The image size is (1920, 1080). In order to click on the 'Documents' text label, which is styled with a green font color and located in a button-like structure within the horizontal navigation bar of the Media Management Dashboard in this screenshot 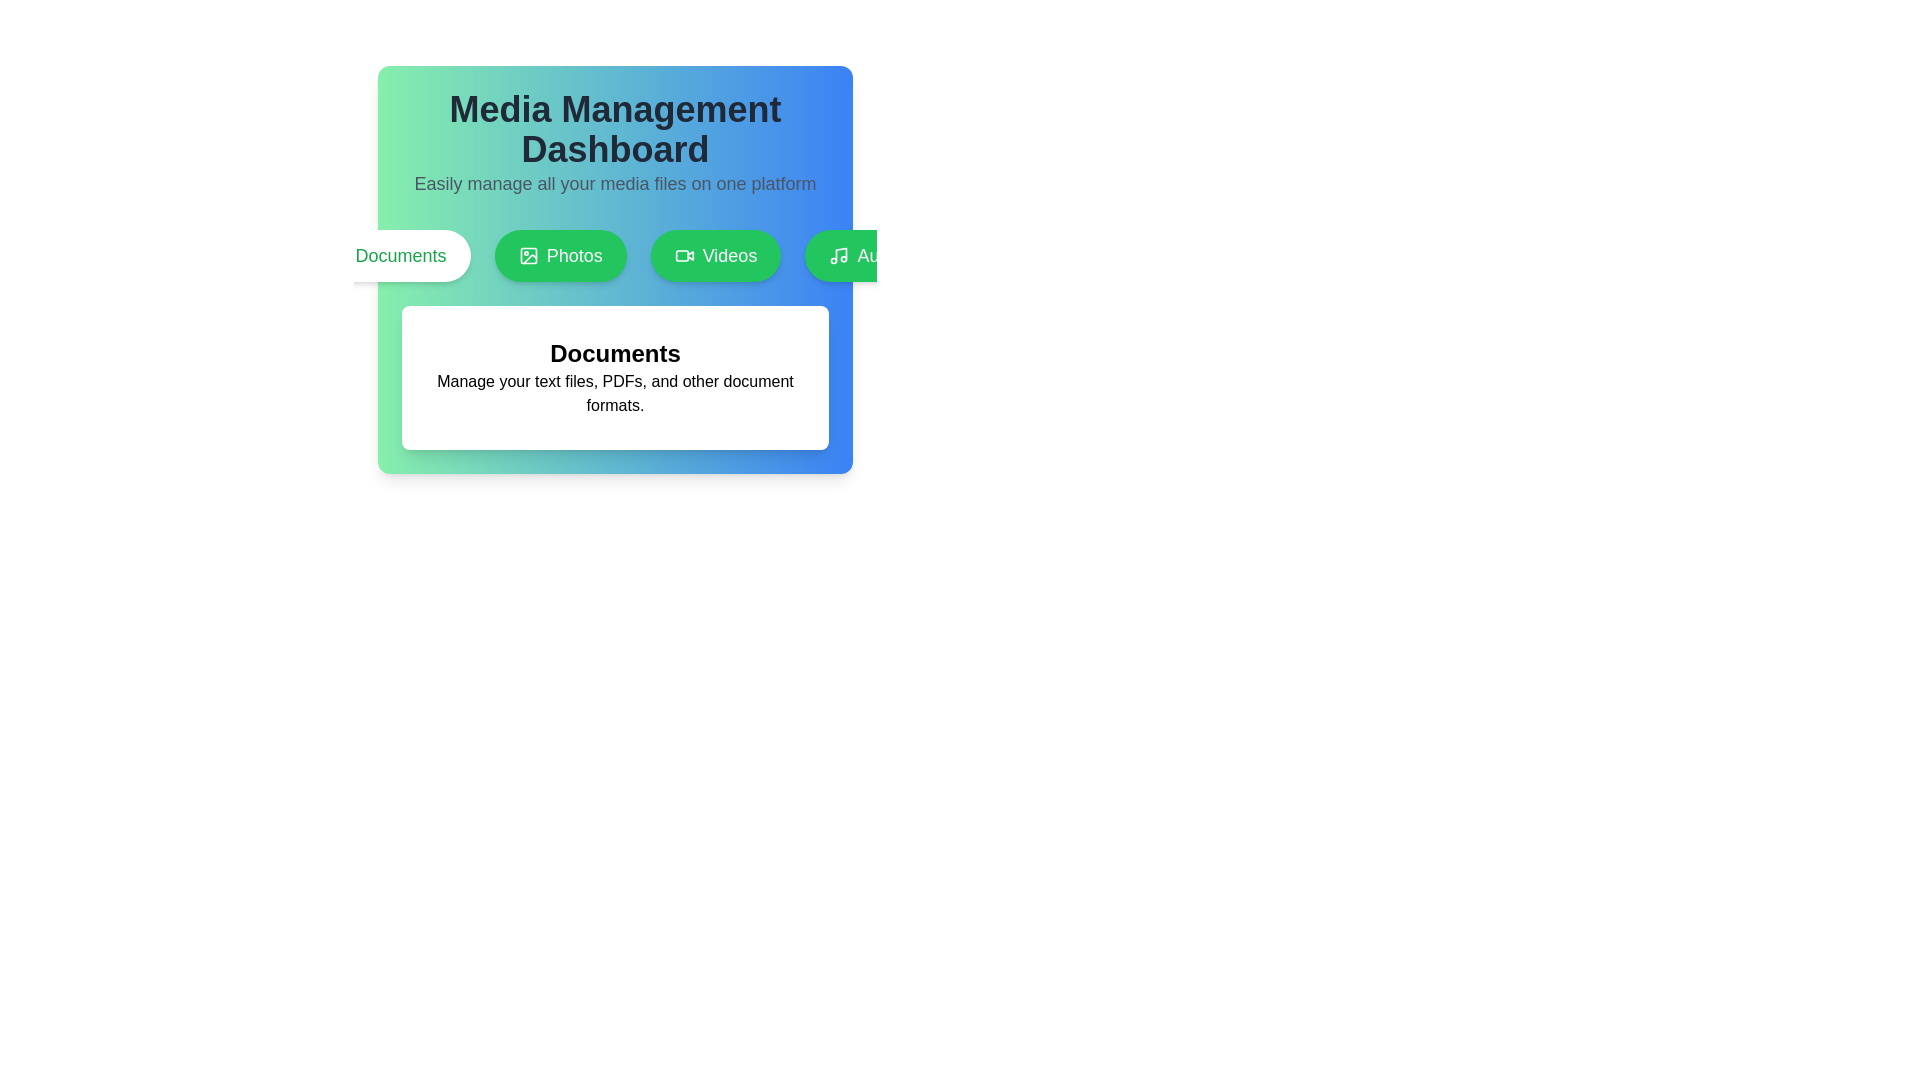, I will do `click(400, 254)`.